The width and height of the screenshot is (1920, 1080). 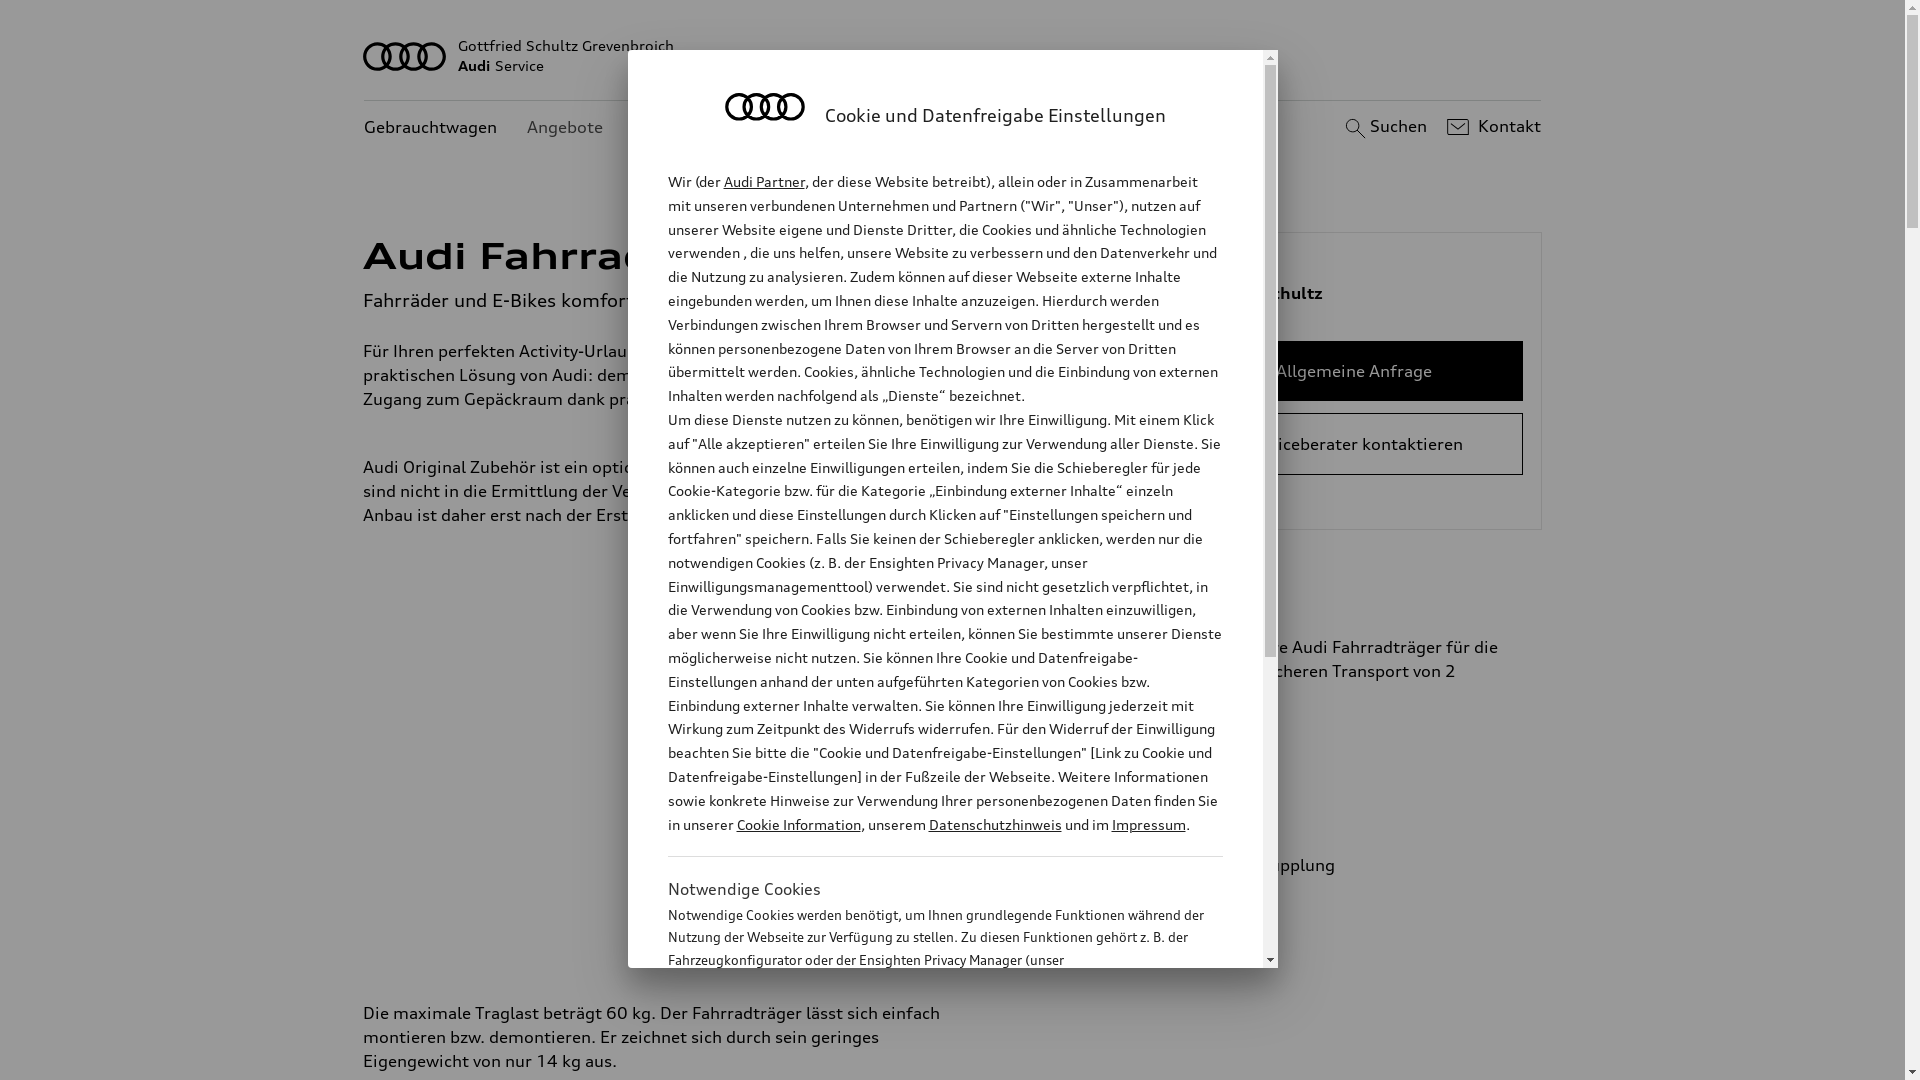 I want to click on 'Kontakt', so click(x=1441, y=127).